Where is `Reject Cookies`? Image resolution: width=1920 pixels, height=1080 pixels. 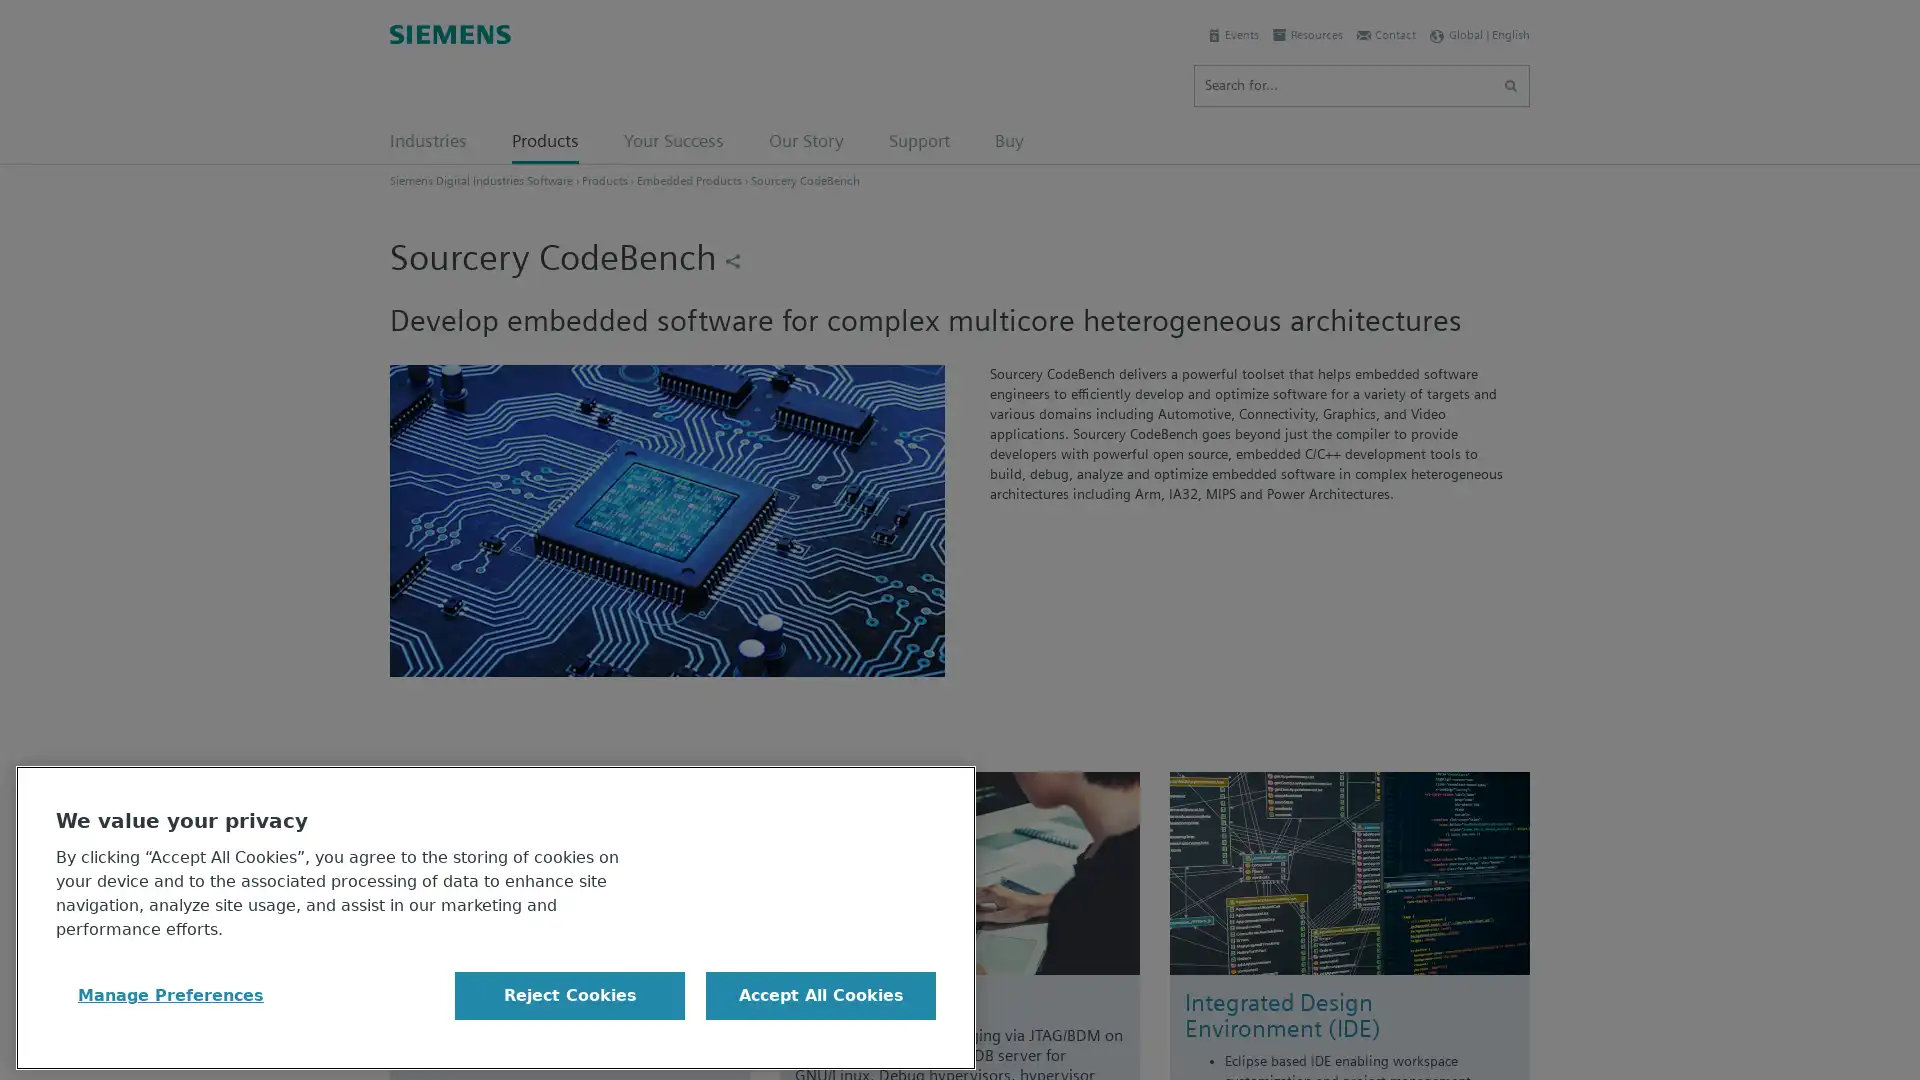
Reject Cookies is located at coordinates (569, 995).